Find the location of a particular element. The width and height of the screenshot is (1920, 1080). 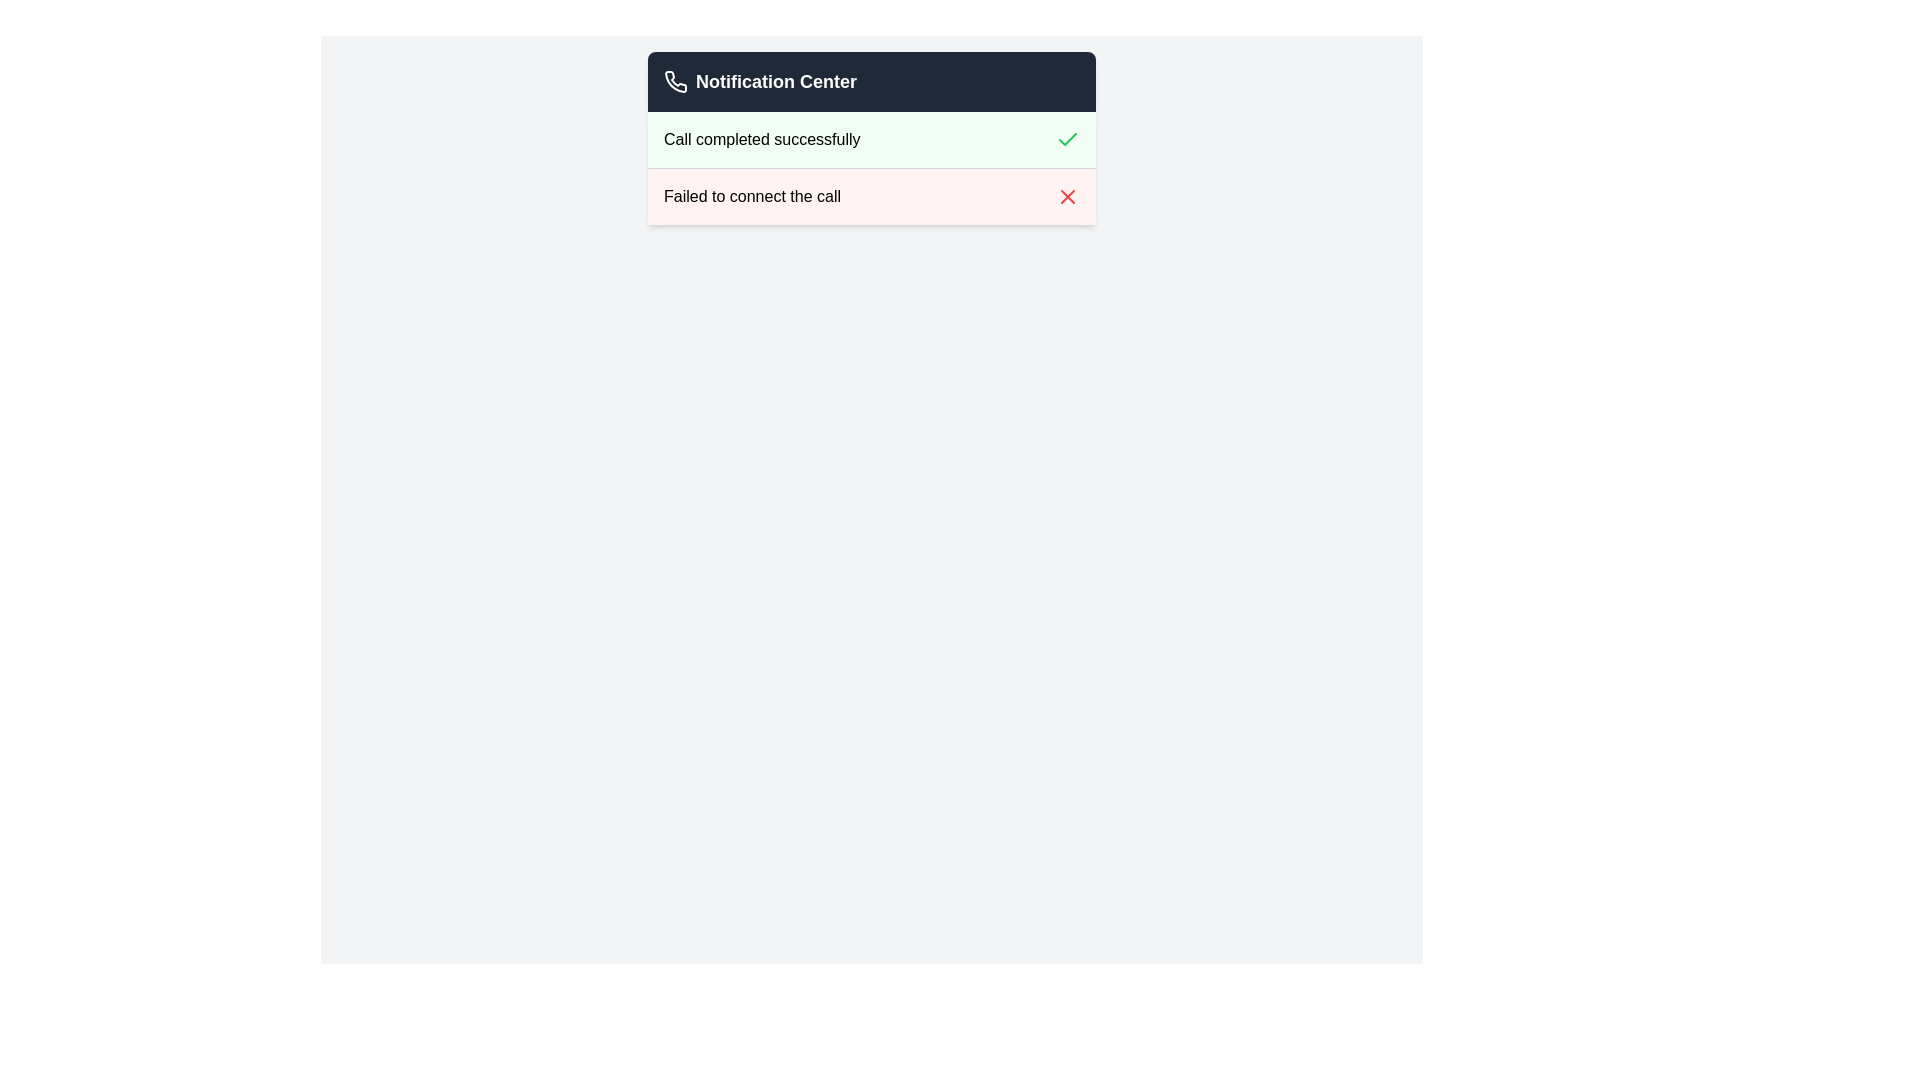

the text element displaying 'Failed to connect the call' within the light pink background, located below 'Call completed successfully' and to the left of the red 'X' icon is located at coordinates (751, 196).